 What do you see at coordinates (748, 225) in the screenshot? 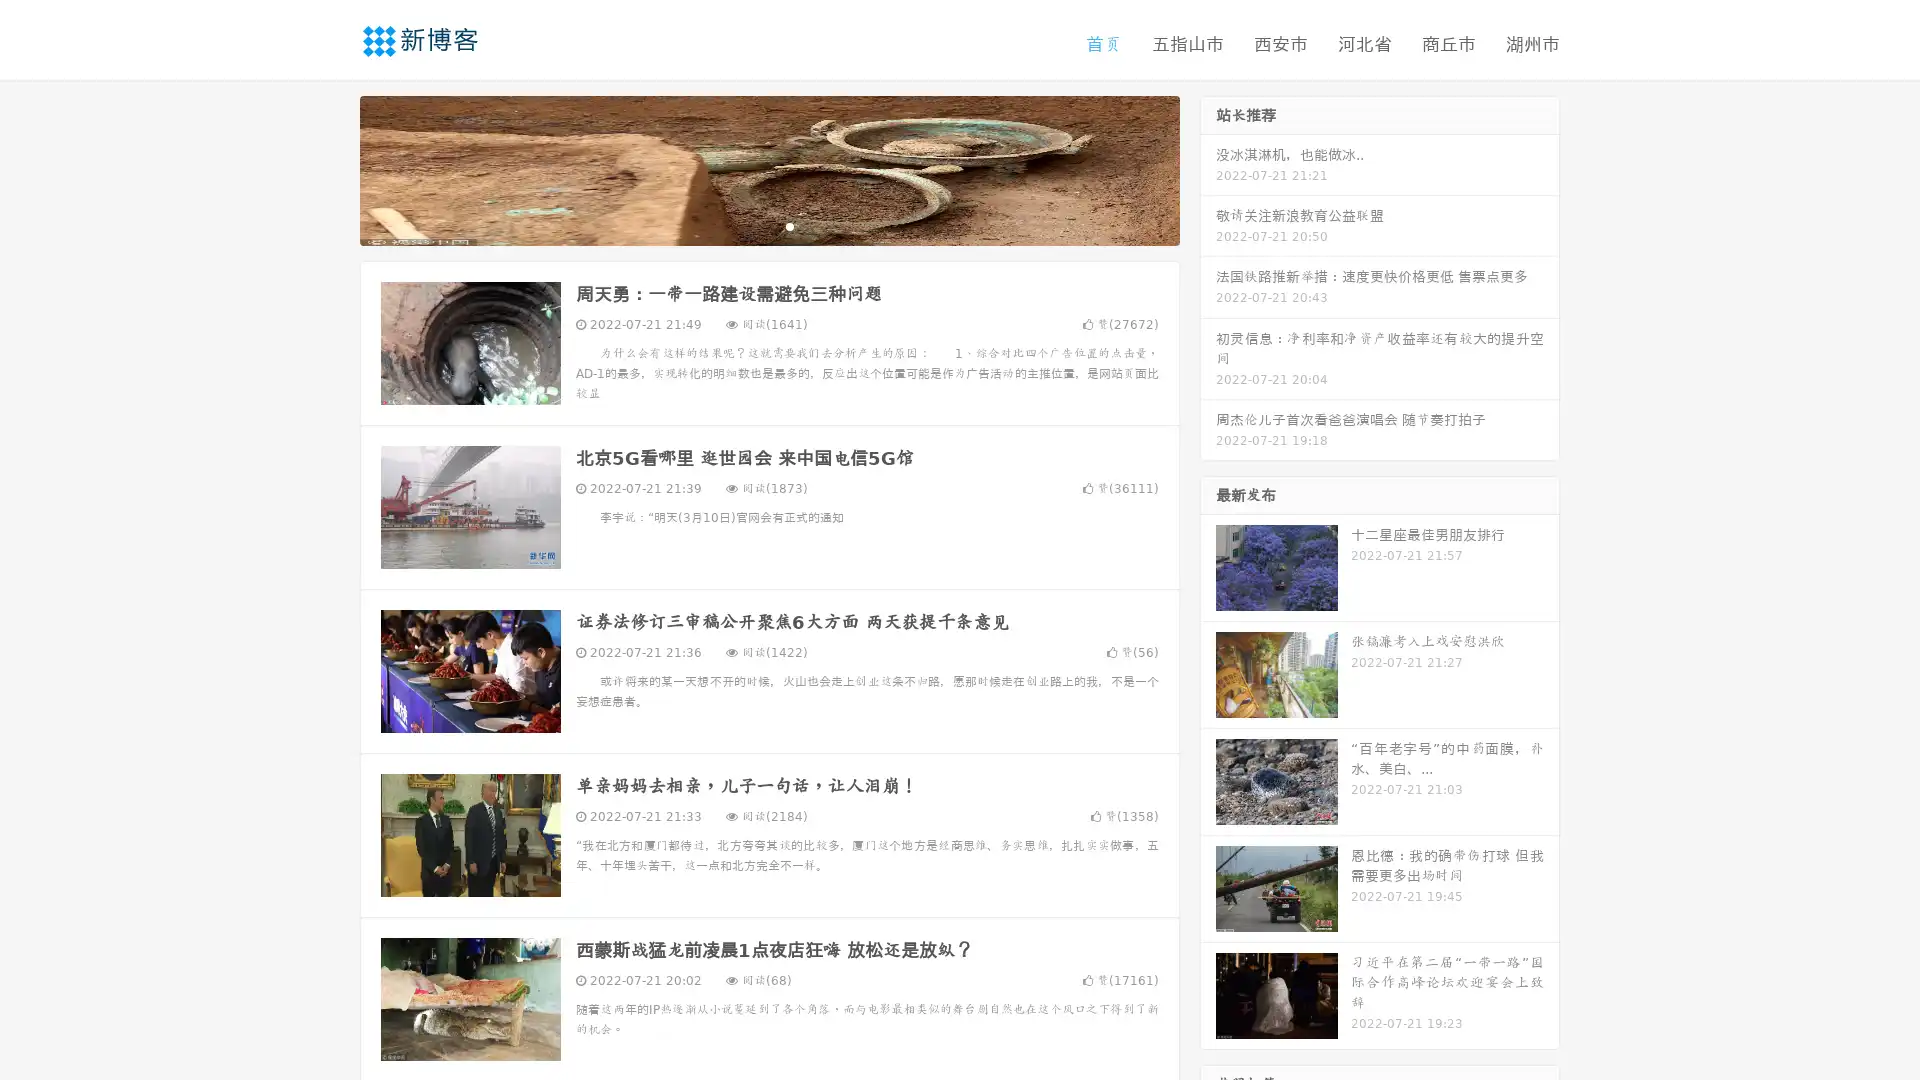
I see `Go to slide 1` at bounding box center [748, 225].